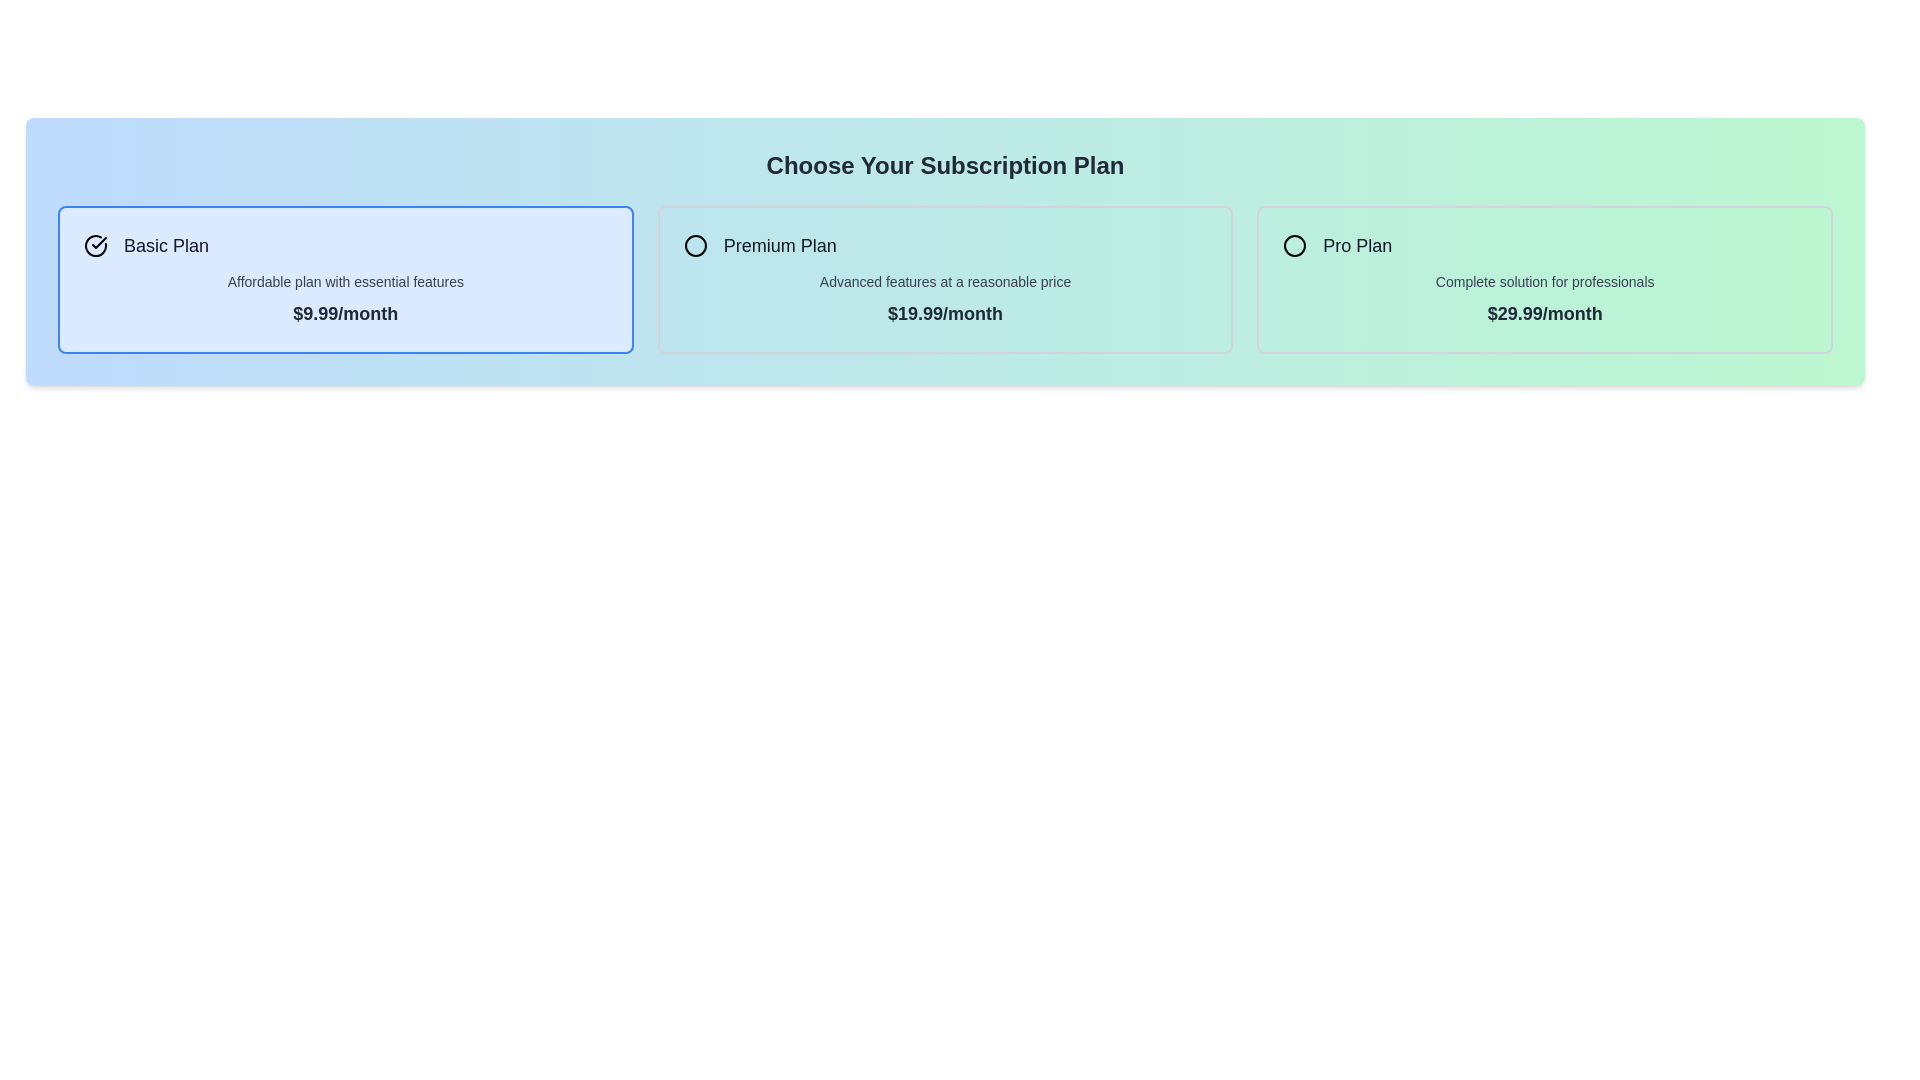 The width and height of the screenshot is (1920, 1080). What do you see at coordinates (166, 245) in the screenshot?
I see `the text 'Basic Plan', which is styled with a larger font size and bold appearance` at bounding box center [166, 245].